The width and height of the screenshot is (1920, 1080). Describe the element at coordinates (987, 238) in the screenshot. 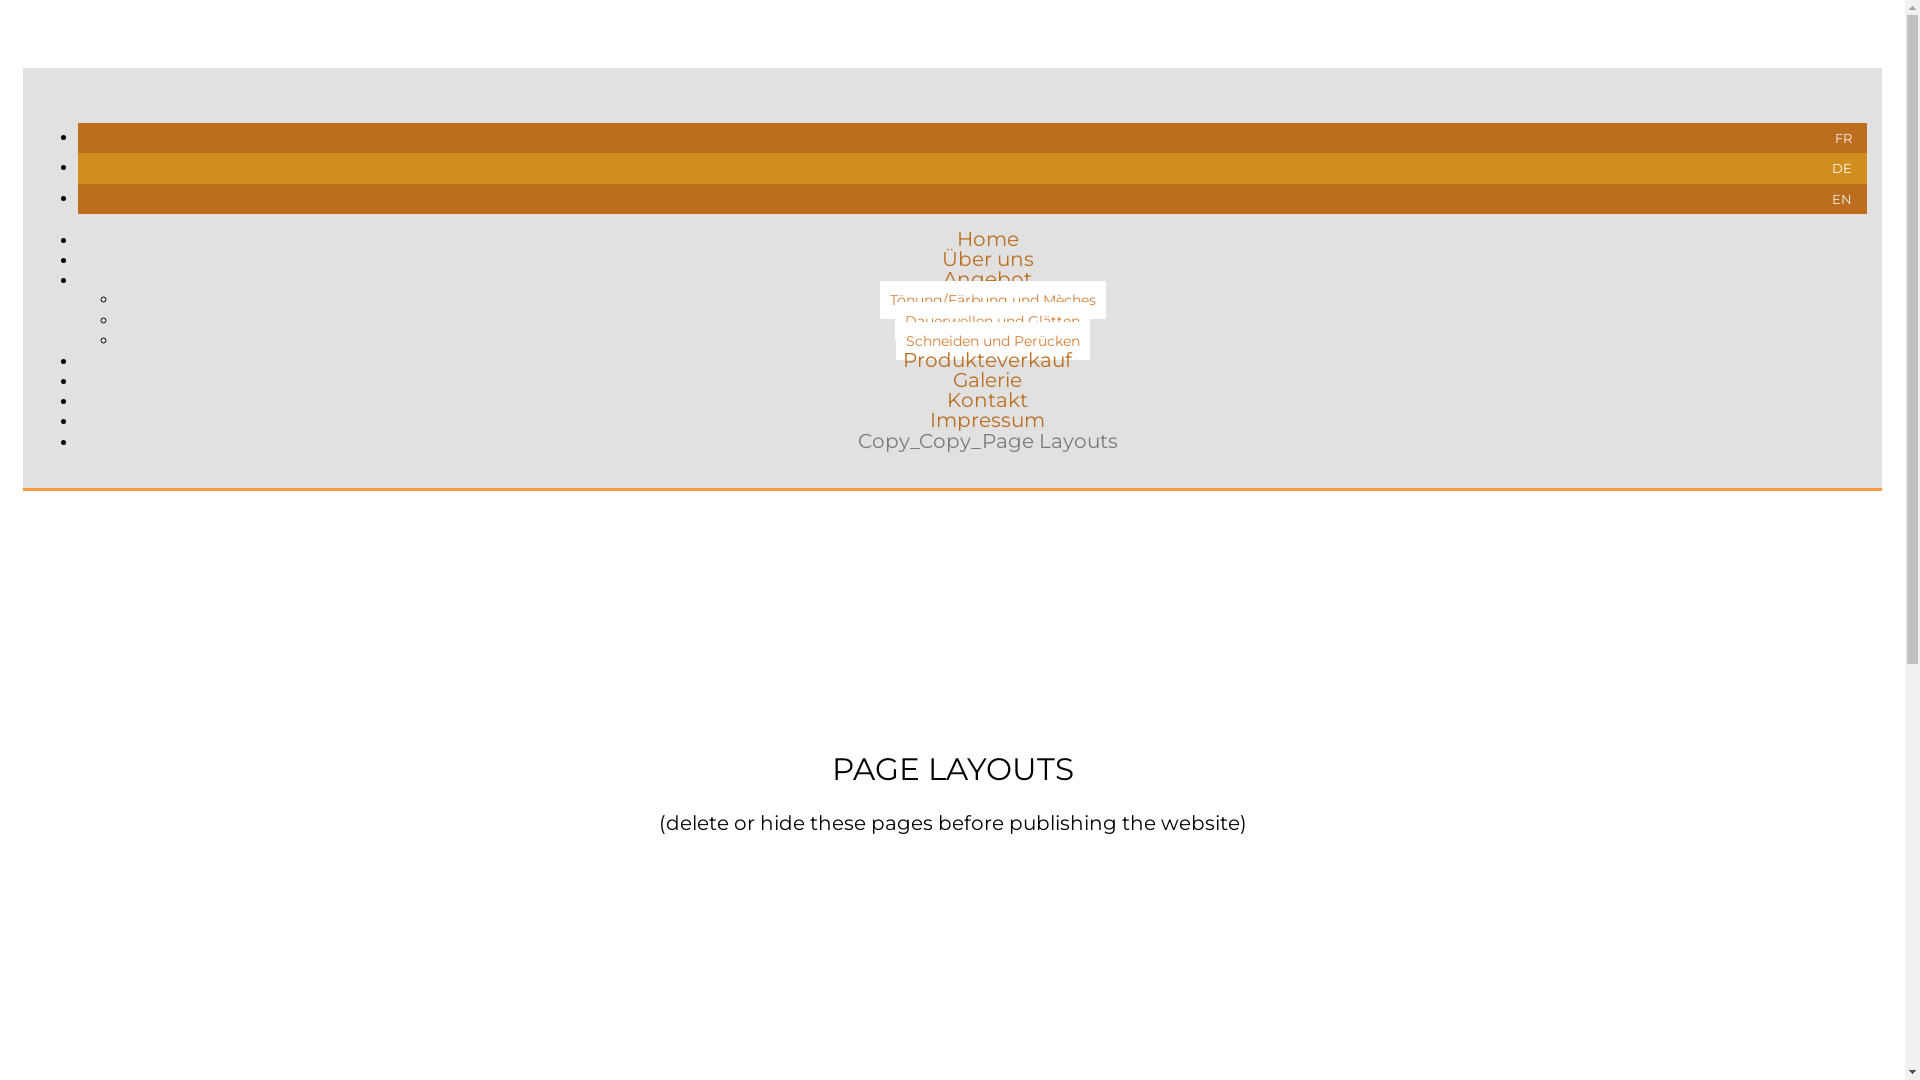

I see `'Home'` at that location.